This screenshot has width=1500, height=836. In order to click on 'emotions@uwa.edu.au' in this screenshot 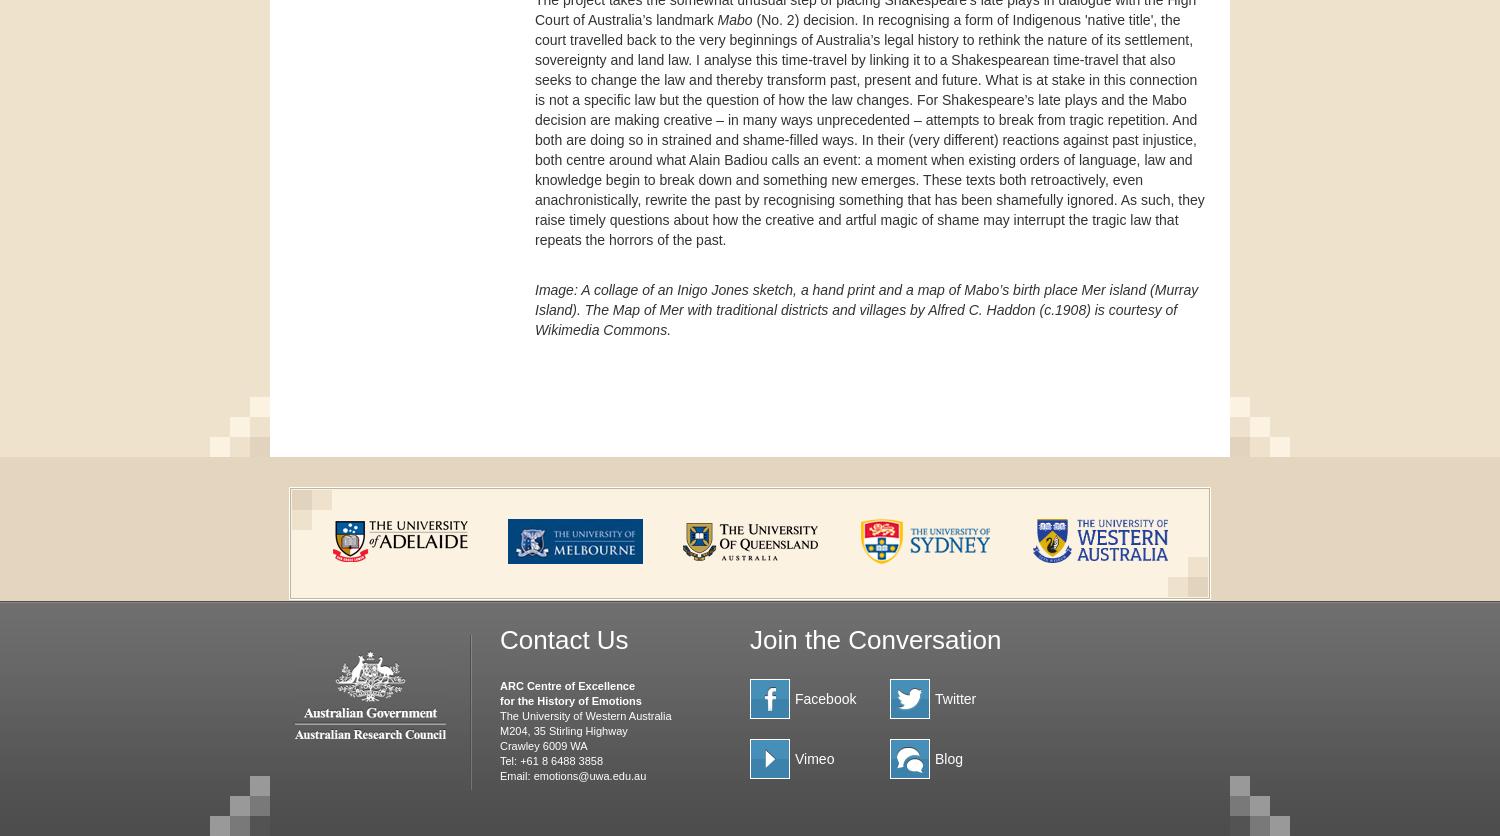, I will do `click(588, 773)`.